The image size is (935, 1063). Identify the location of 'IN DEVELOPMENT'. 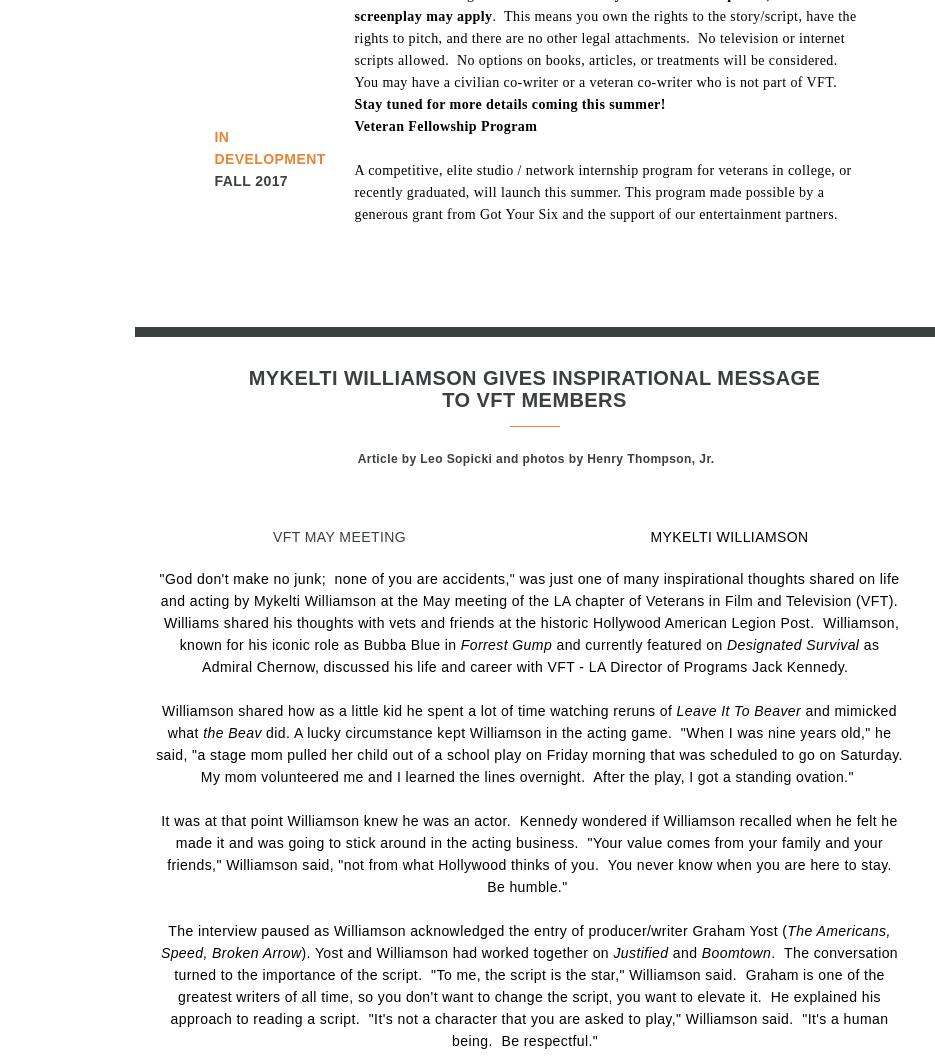
(214, 147).